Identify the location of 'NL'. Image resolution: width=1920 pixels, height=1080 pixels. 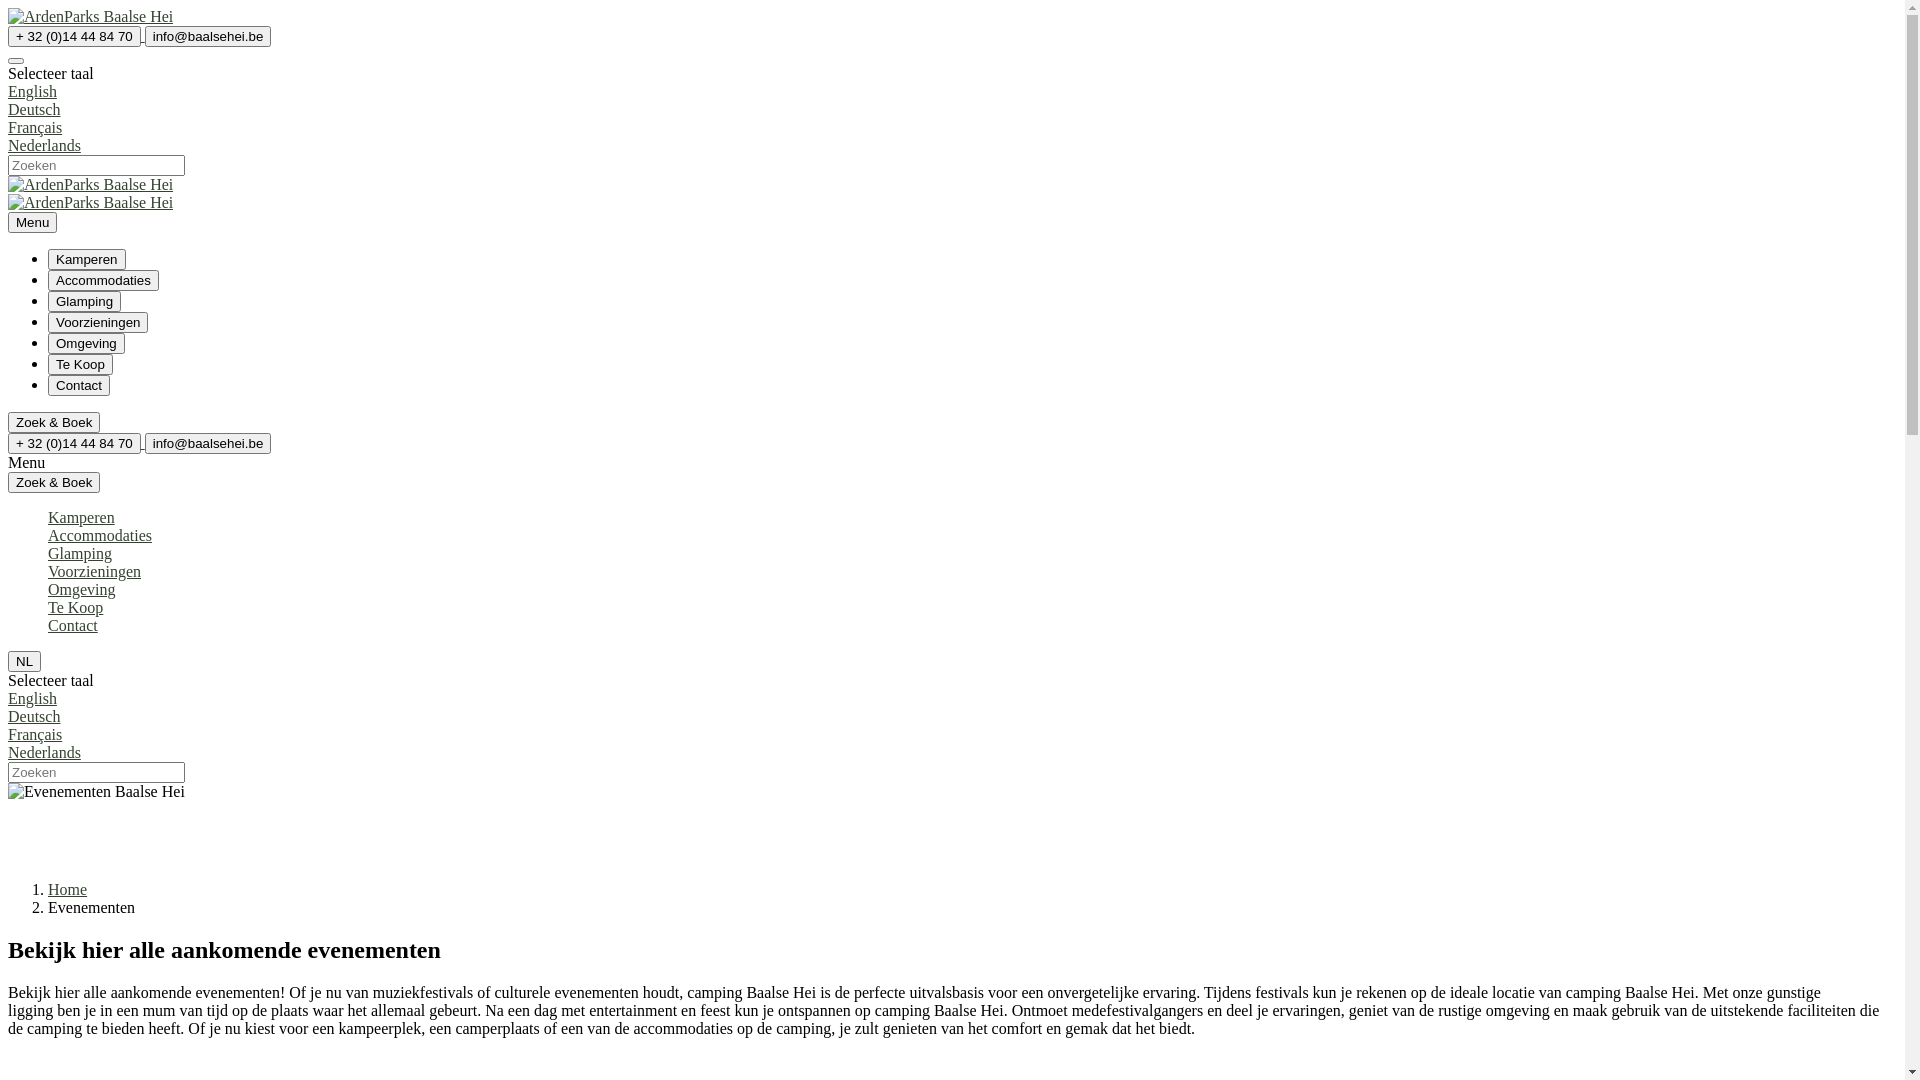
(24, 661).